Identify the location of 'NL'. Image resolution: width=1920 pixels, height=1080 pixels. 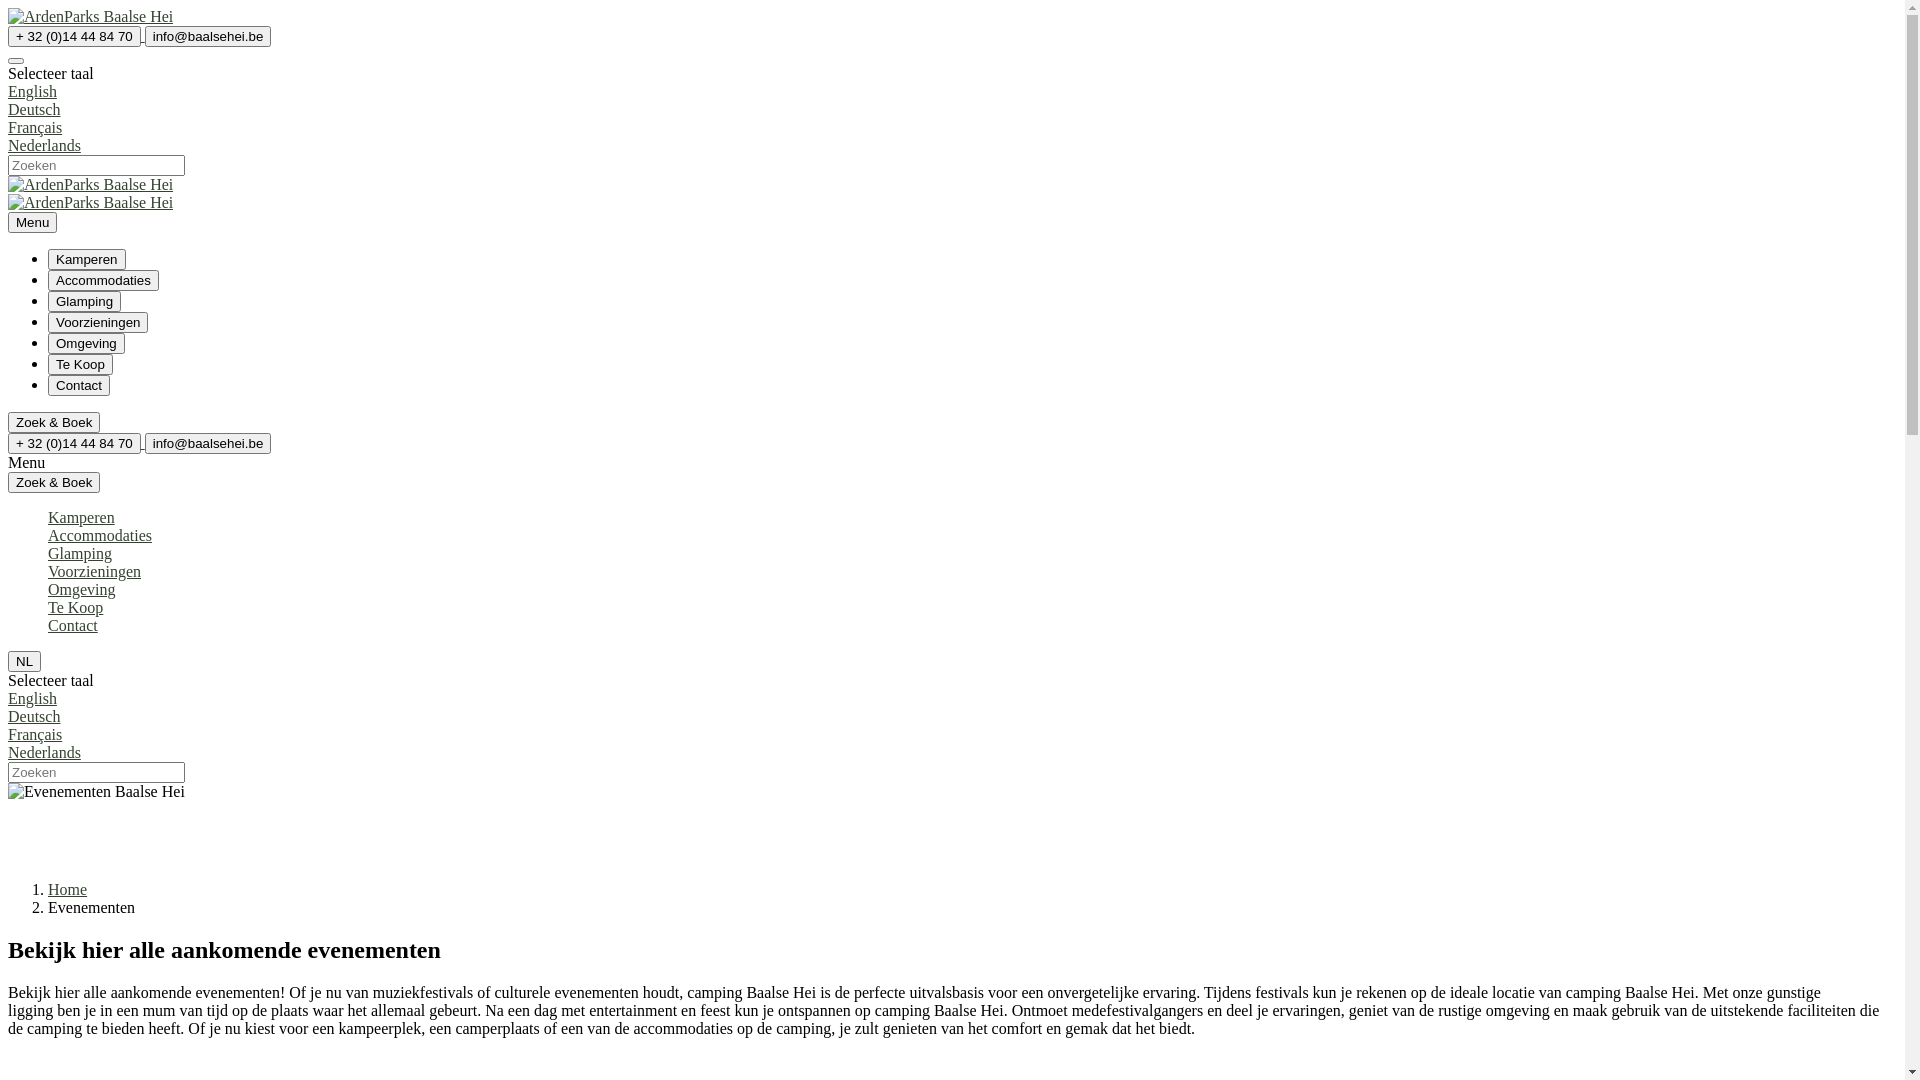
(24, 661).